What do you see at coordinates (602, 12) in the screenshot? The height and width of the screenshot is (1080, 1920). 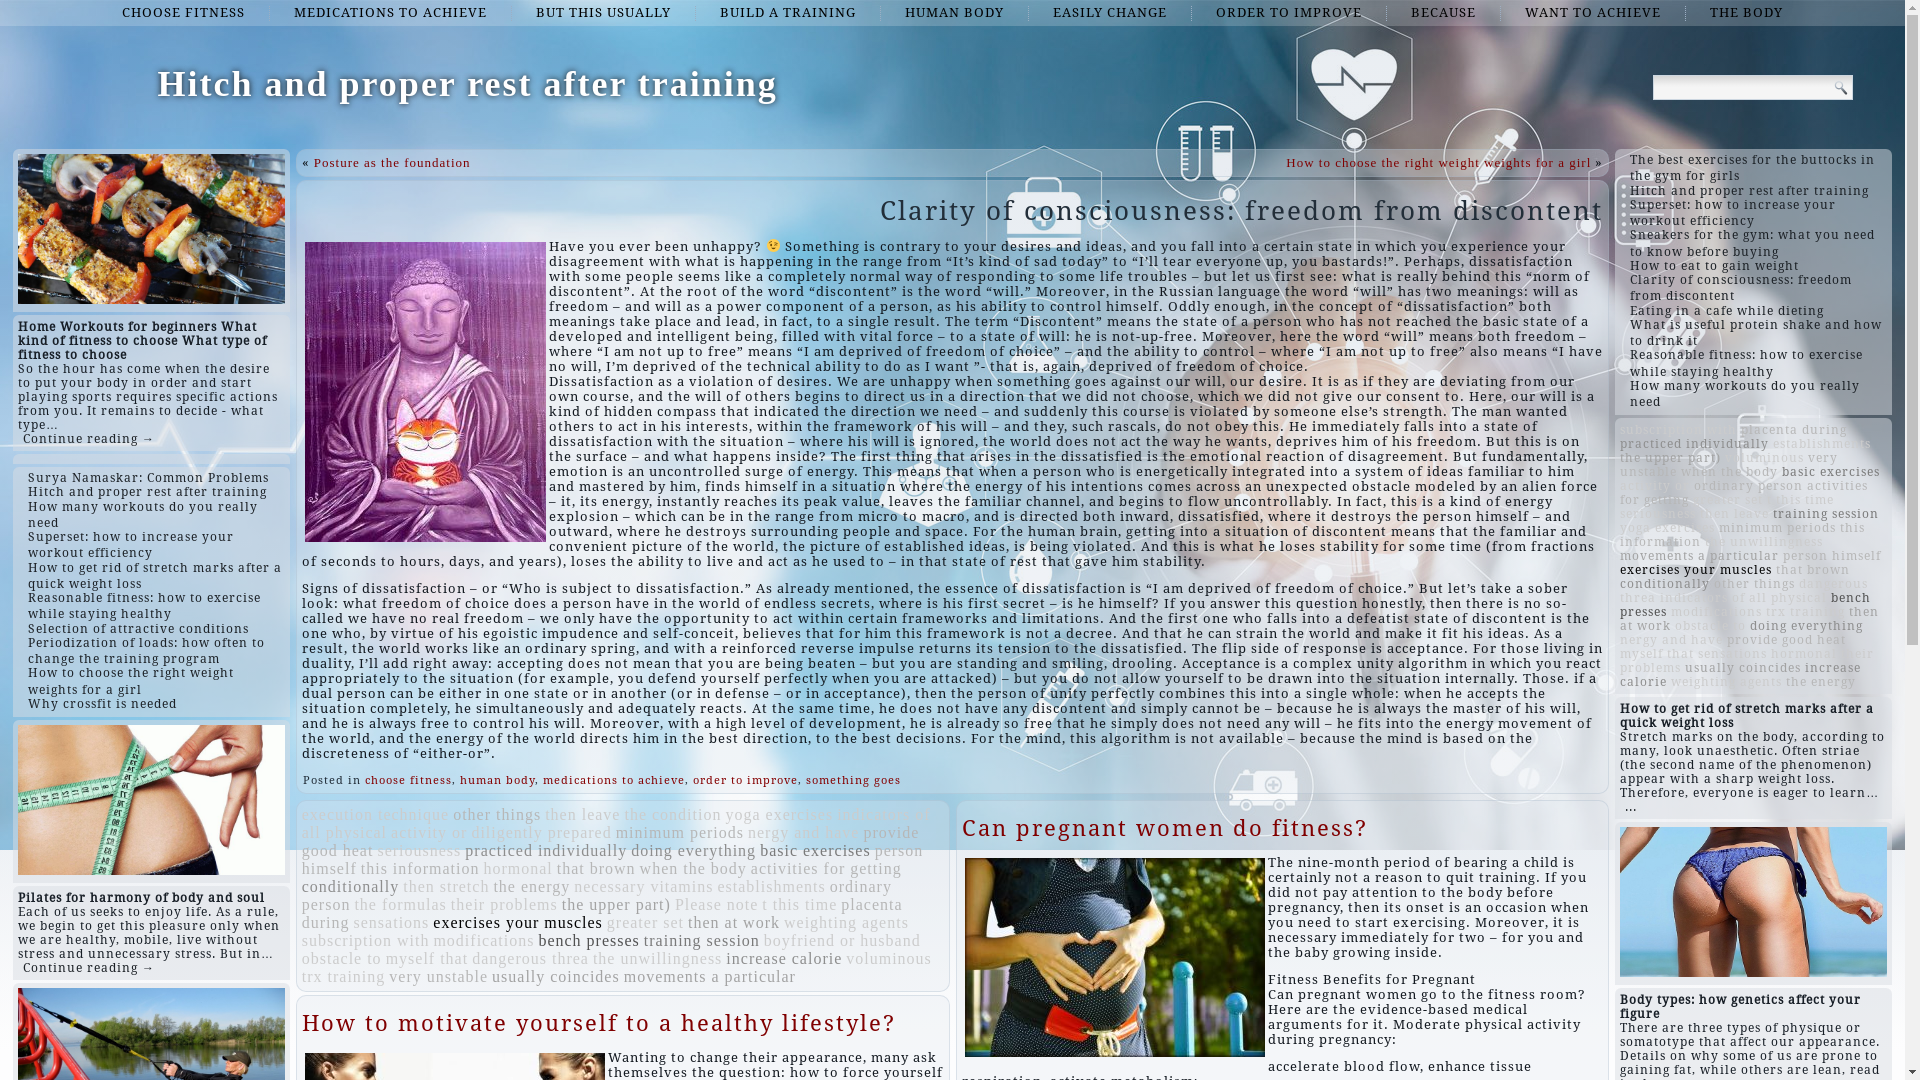 I see `'BUT THIS USUALLY'` at bounding box center [602, 12].